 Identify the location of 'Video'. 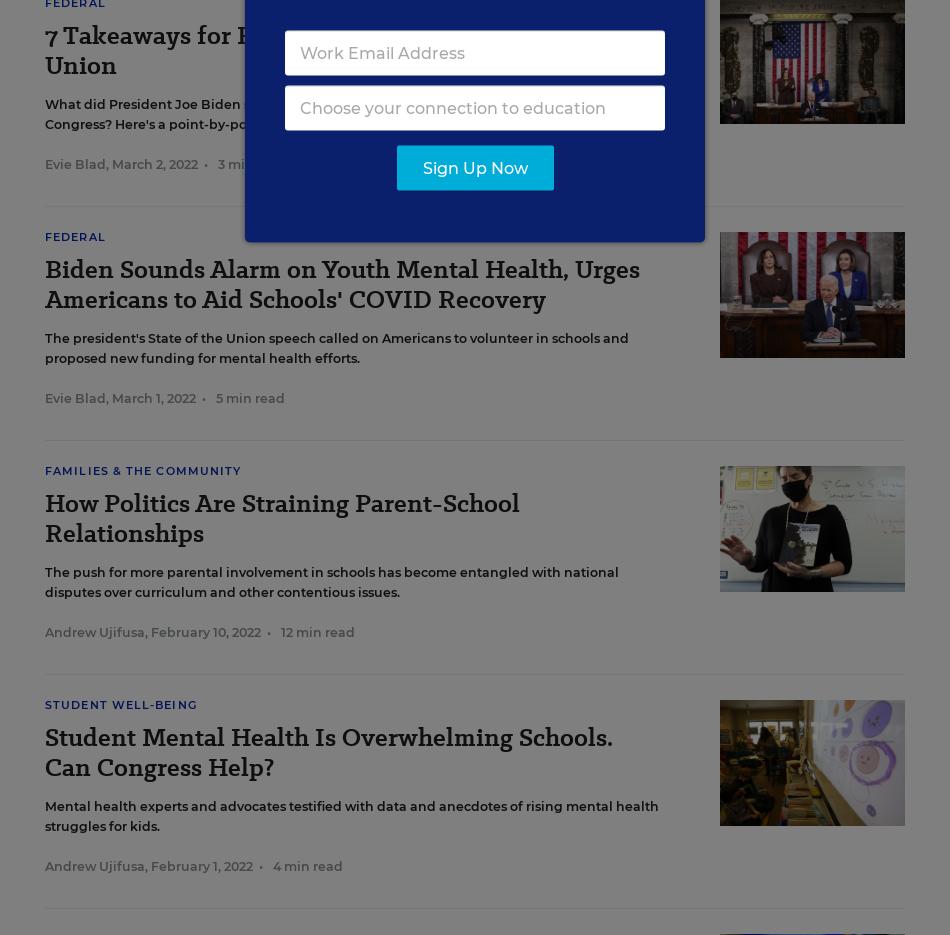
(72, 17).